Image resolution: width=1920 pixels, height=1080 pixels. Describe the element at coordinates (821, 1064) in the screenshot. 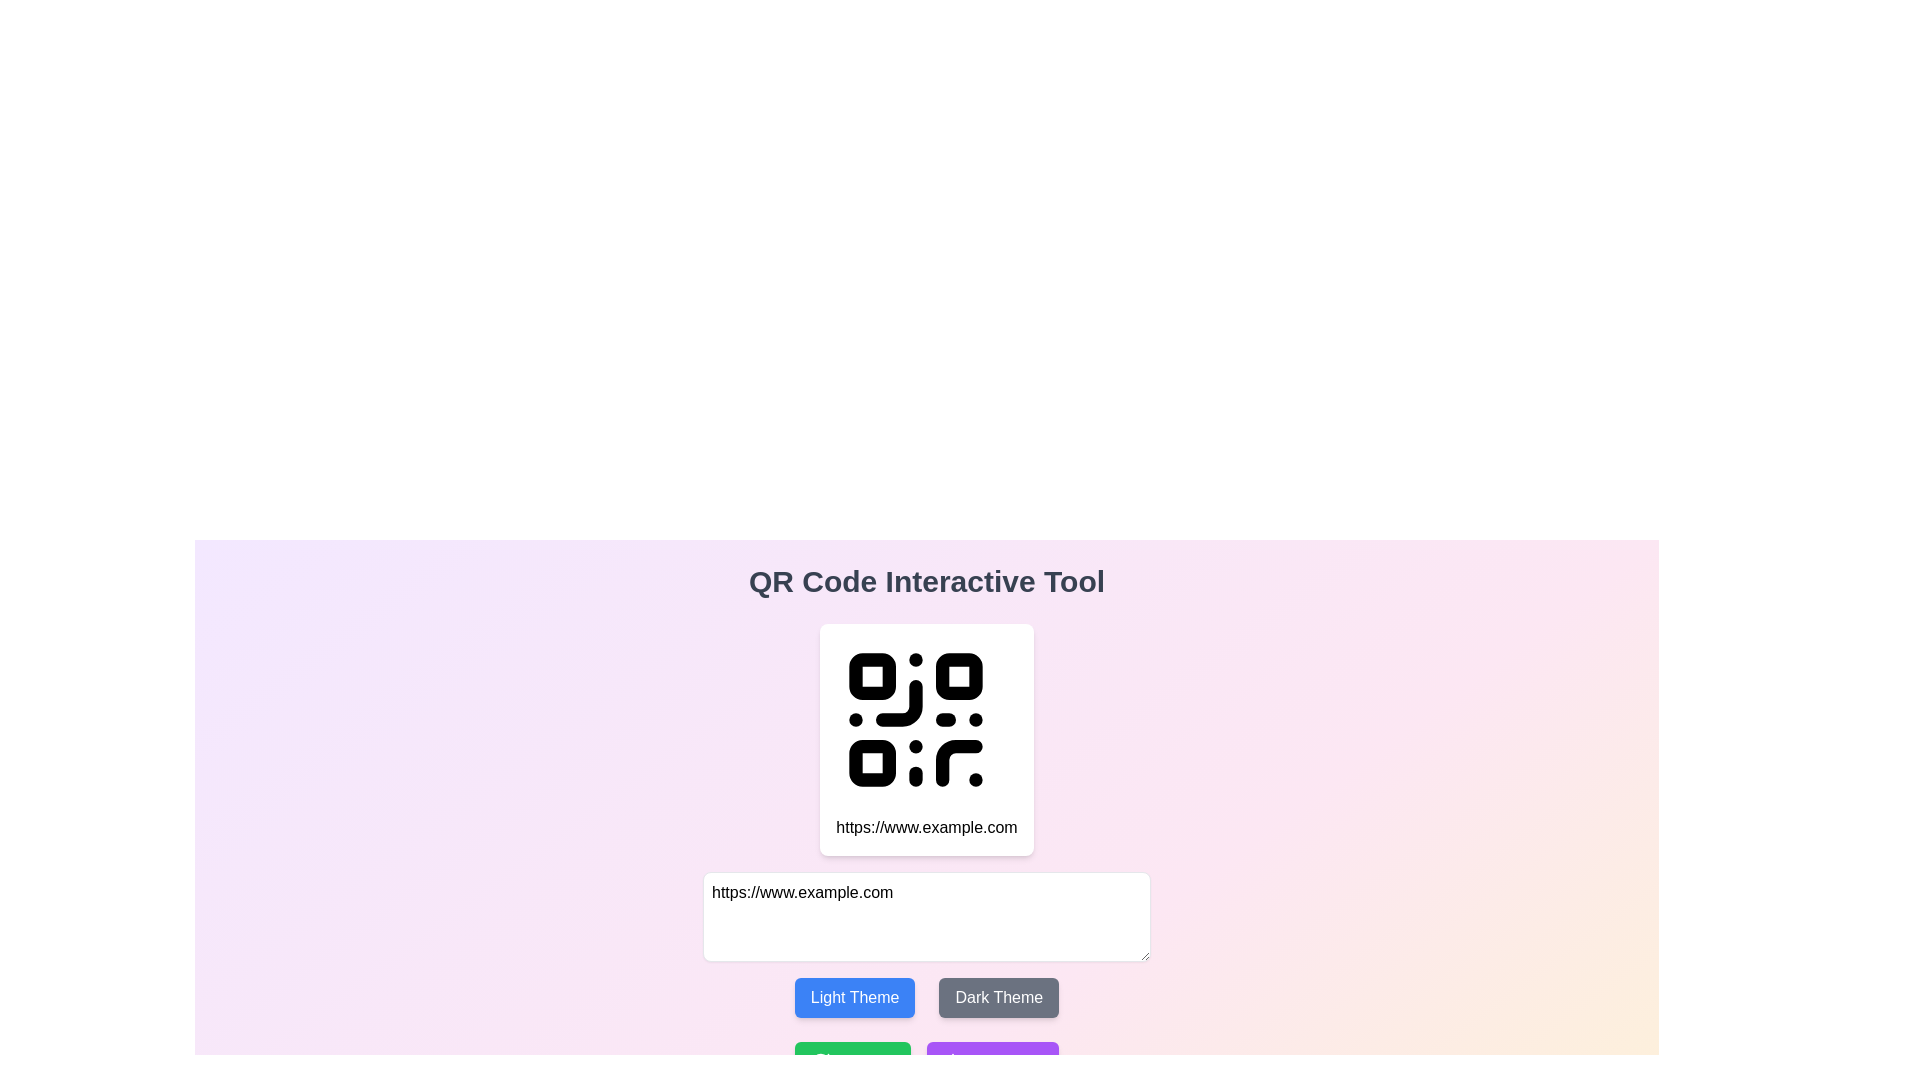

I see `the surrounding refresh icon located at the bottom right corner of the interface` at that location.